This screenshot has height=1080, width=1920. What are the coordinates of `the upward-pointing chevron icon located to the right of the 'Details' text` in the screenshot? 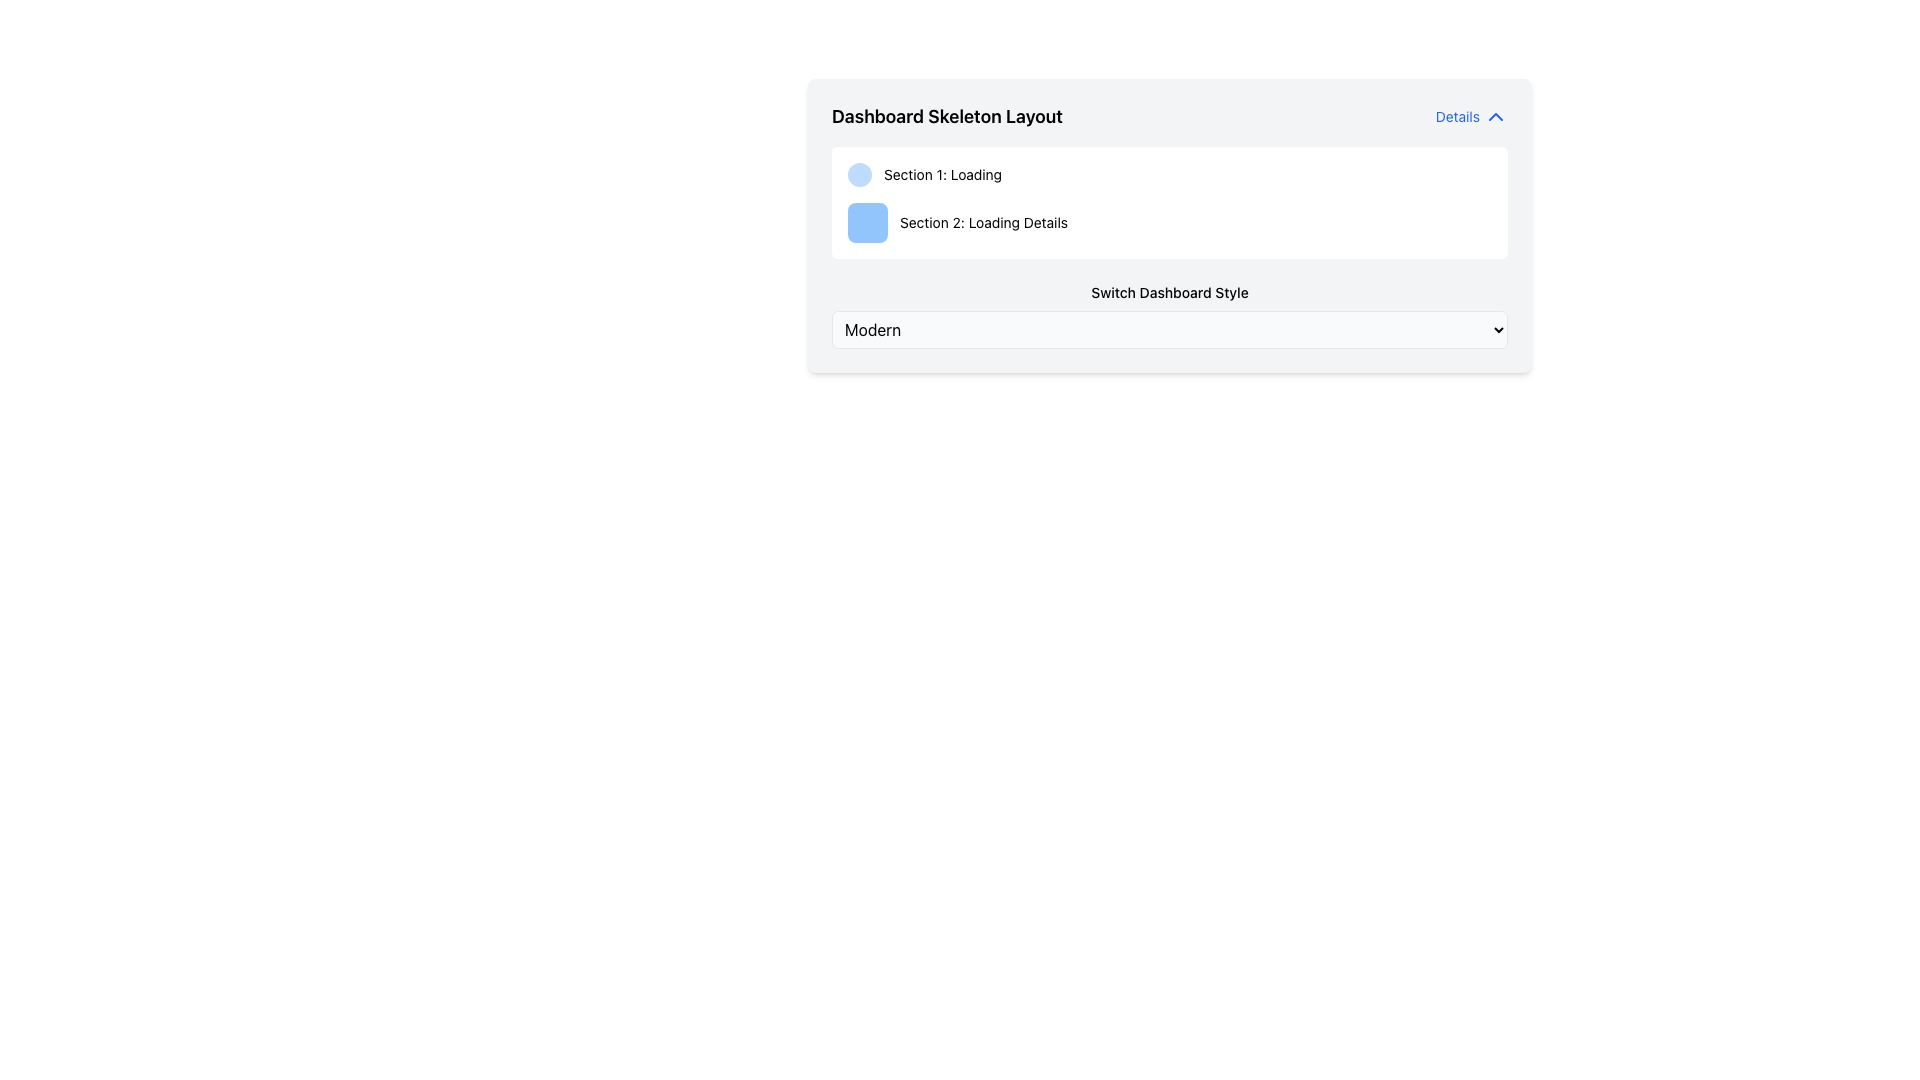 It's located at (1496, 116).